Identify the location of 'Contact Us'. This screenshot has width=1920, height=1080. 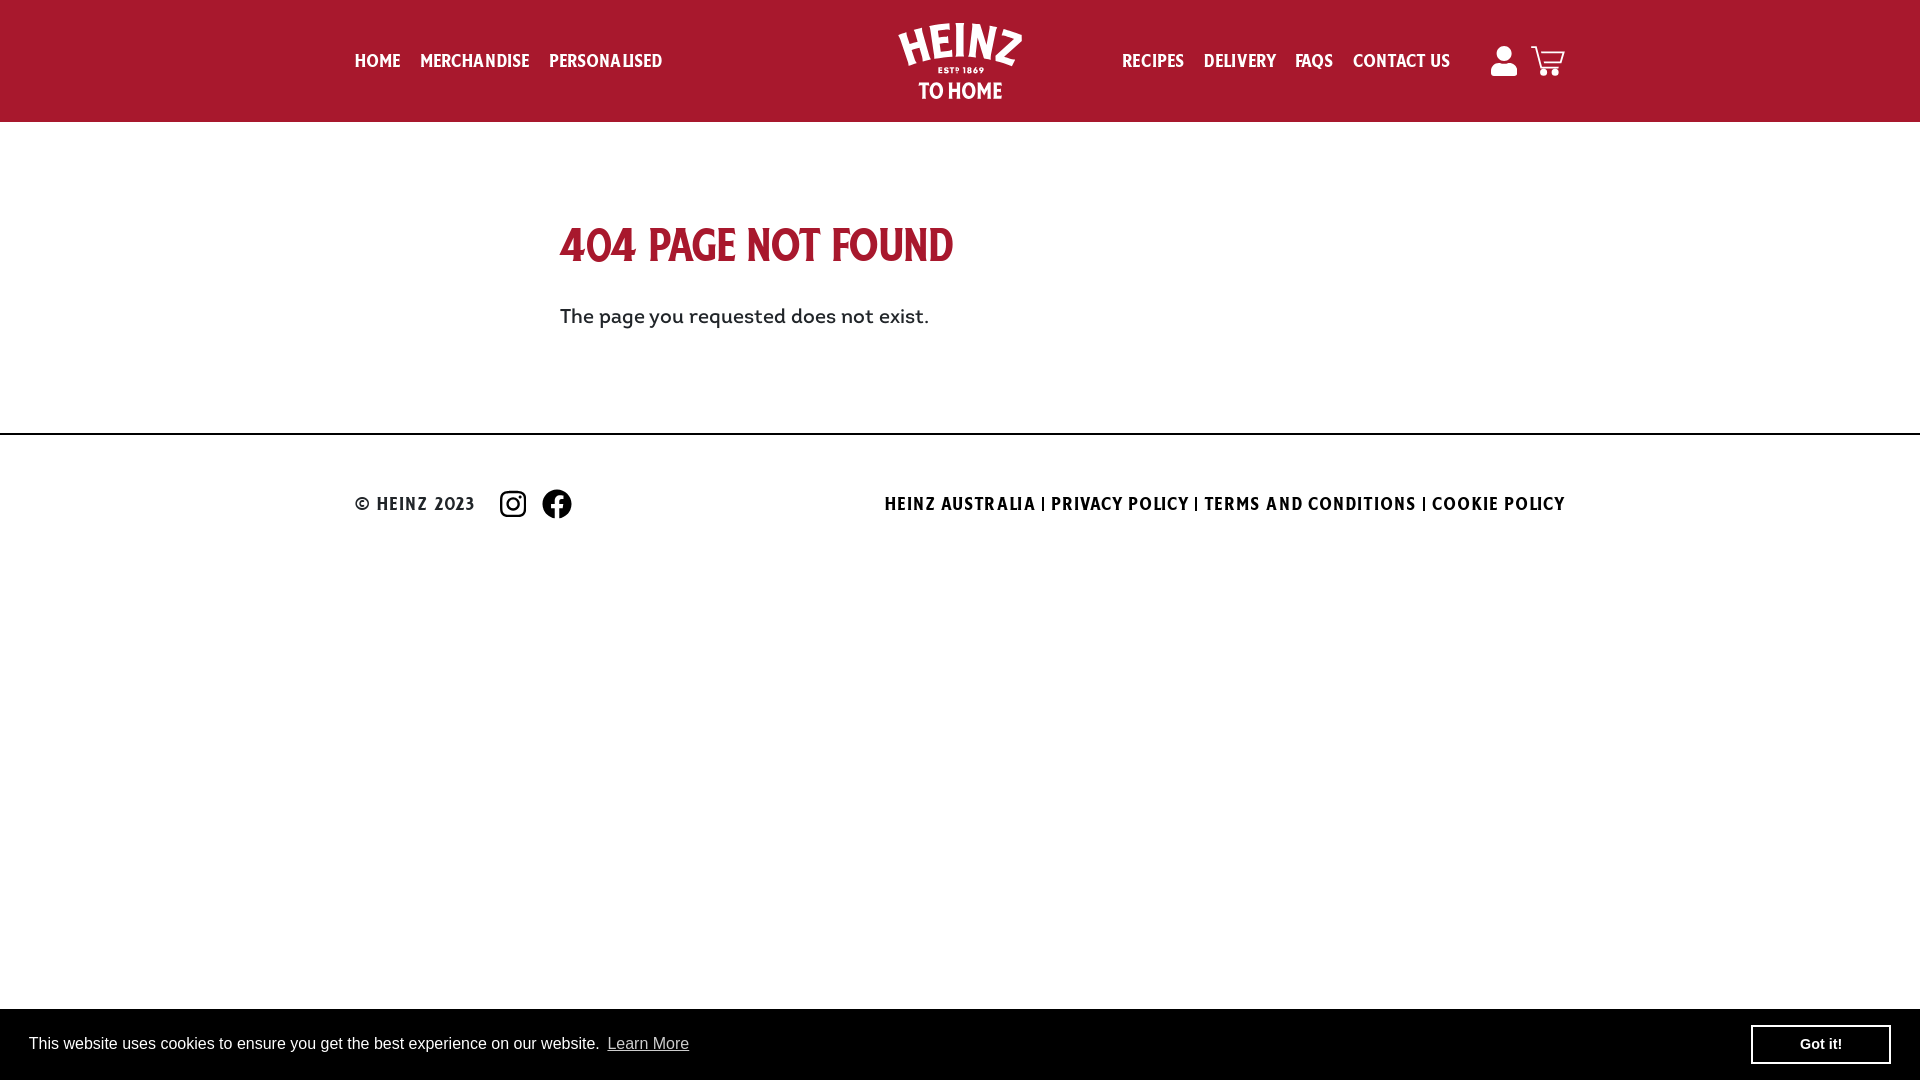
(1401, 60).